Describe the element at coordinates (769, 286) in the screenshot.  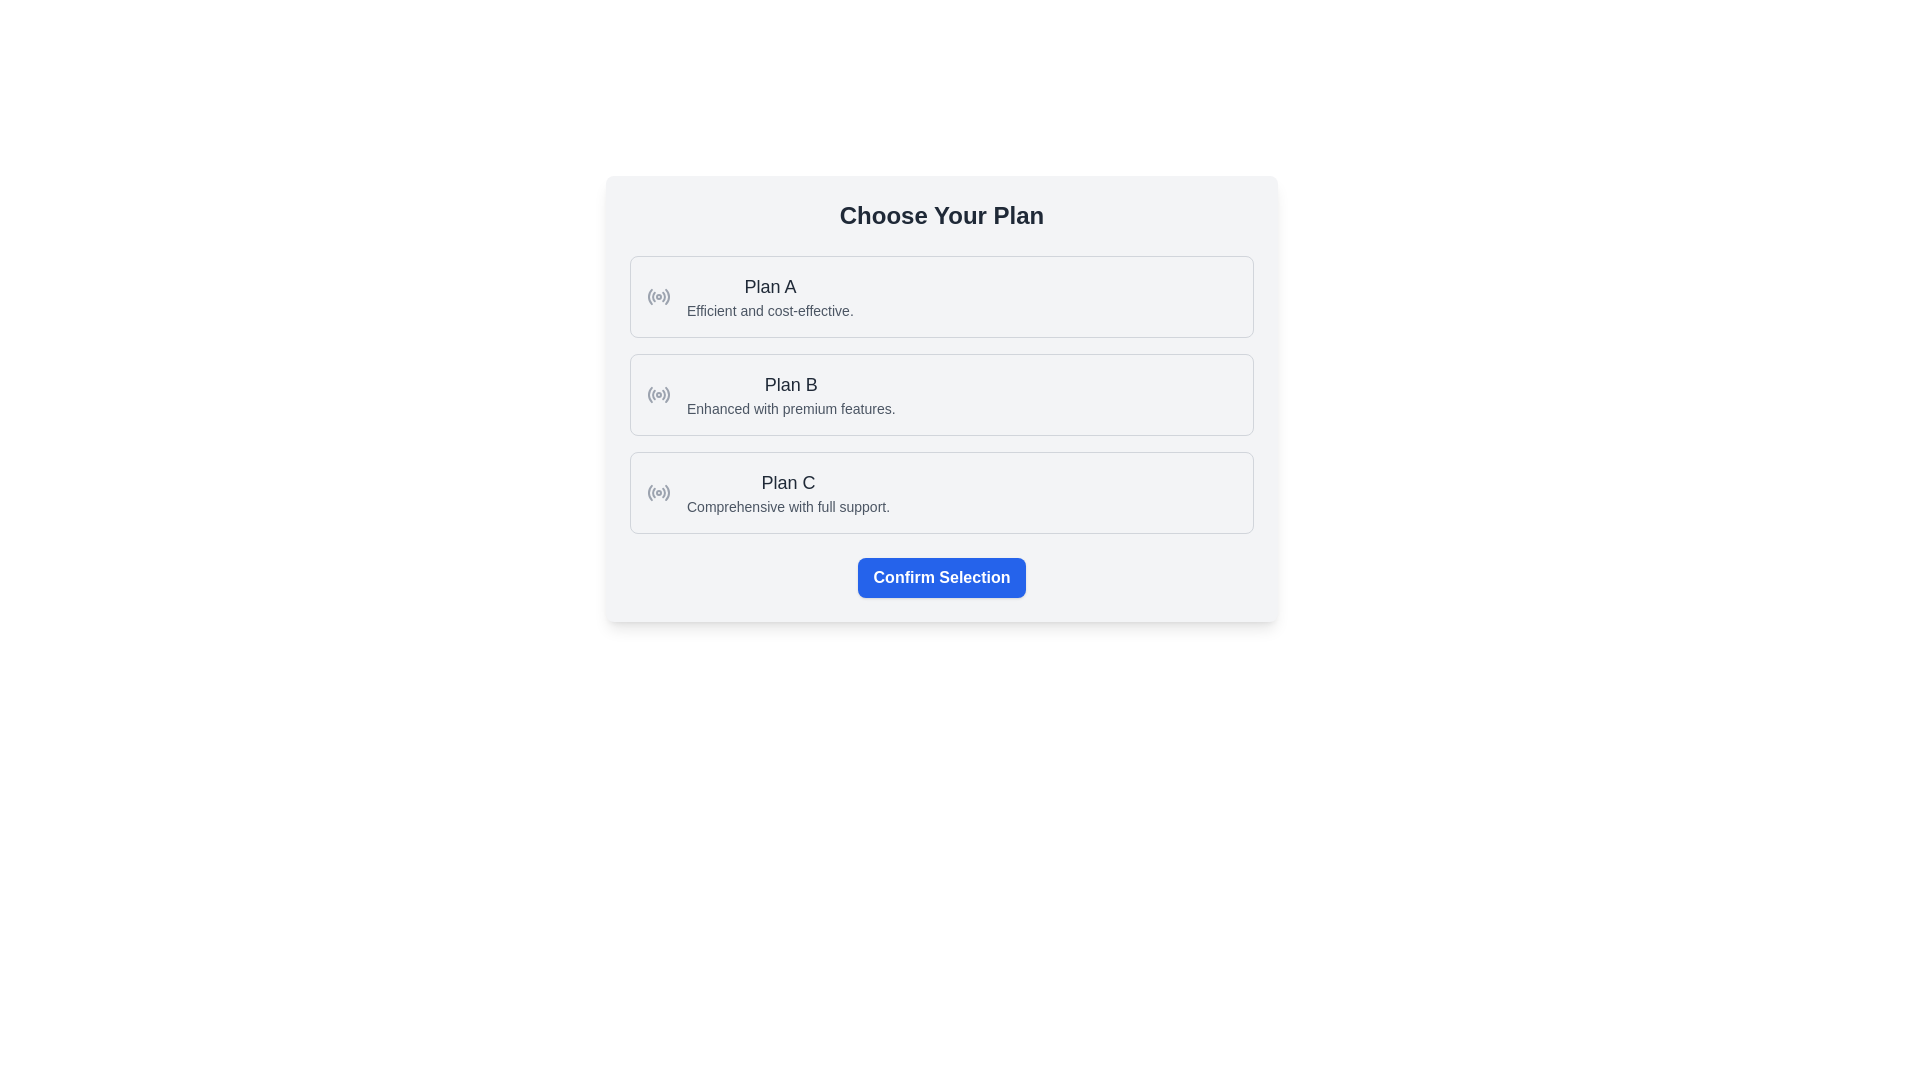
I see `the first text label representing a selectable plan option, which is located near the top left of the options section` at that location.